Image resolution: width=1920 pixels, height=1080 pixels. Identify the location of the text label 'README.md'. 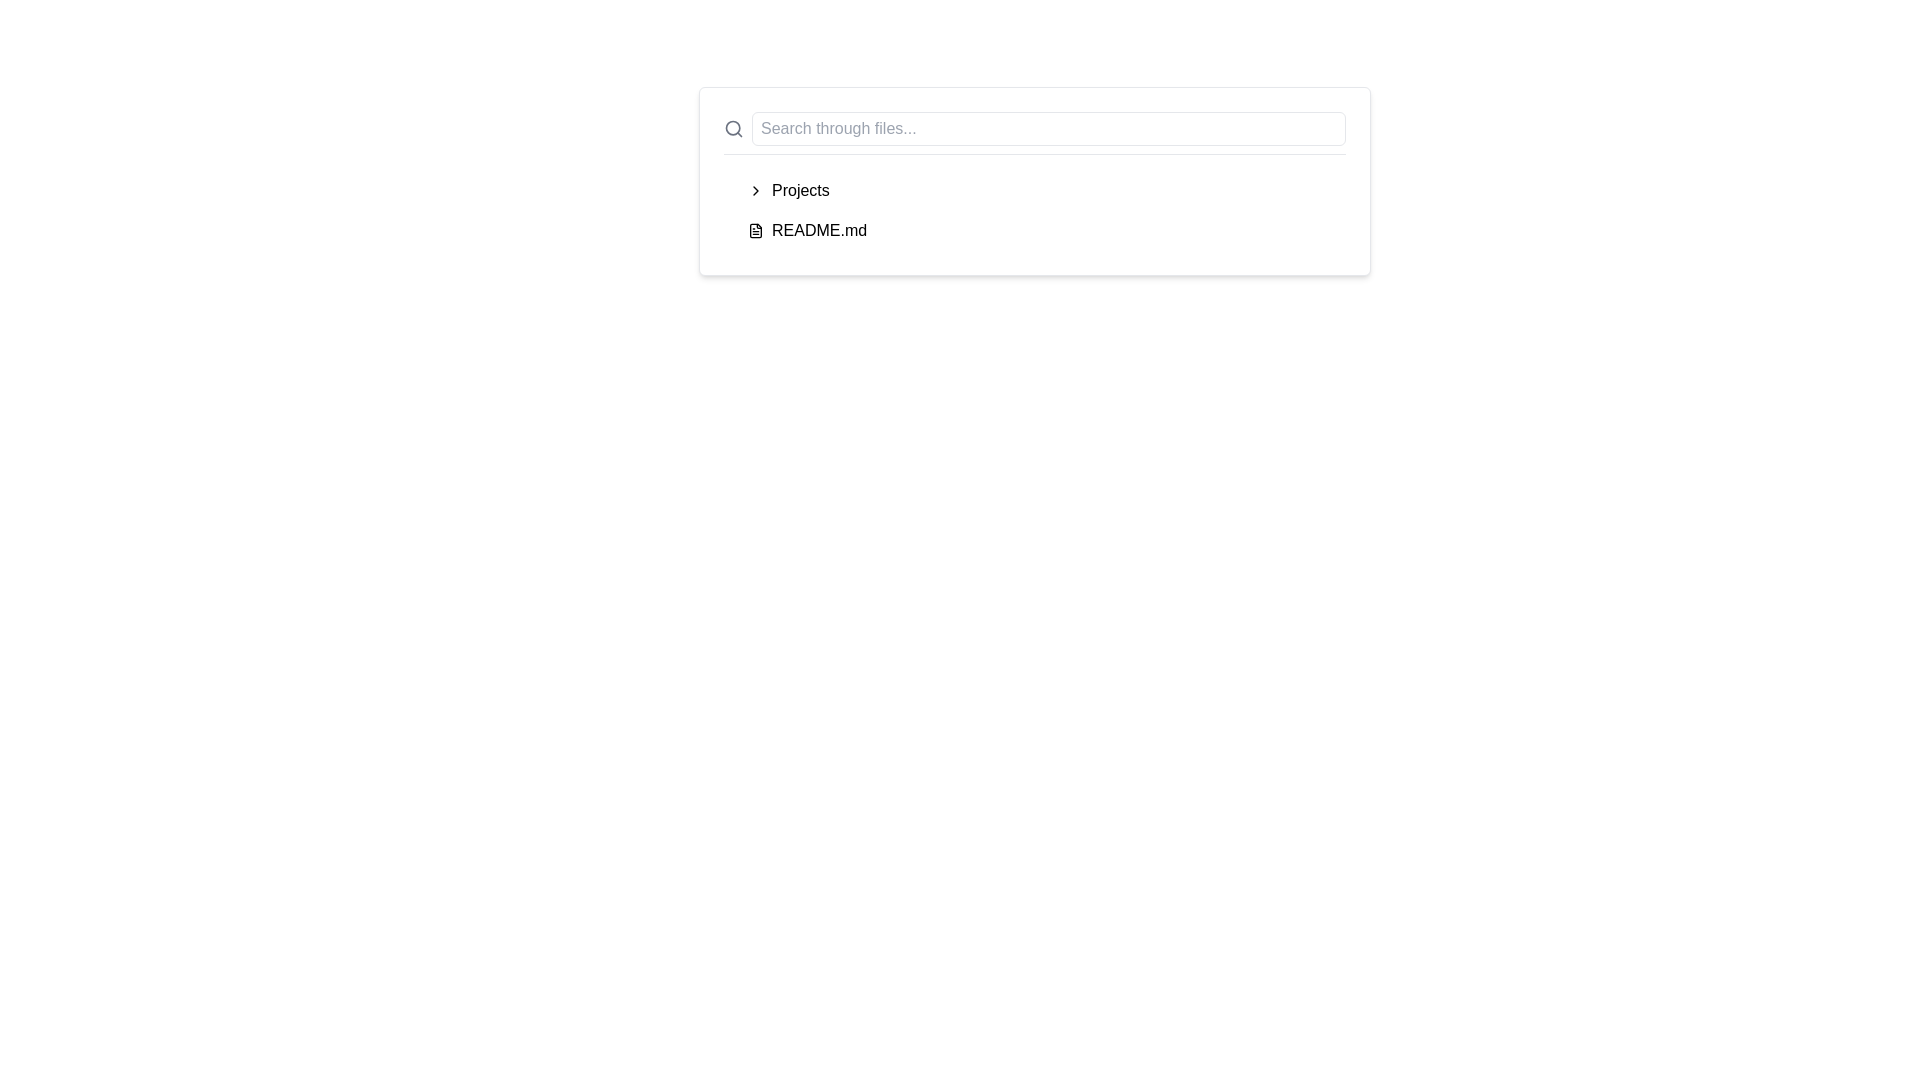
(819, 230).